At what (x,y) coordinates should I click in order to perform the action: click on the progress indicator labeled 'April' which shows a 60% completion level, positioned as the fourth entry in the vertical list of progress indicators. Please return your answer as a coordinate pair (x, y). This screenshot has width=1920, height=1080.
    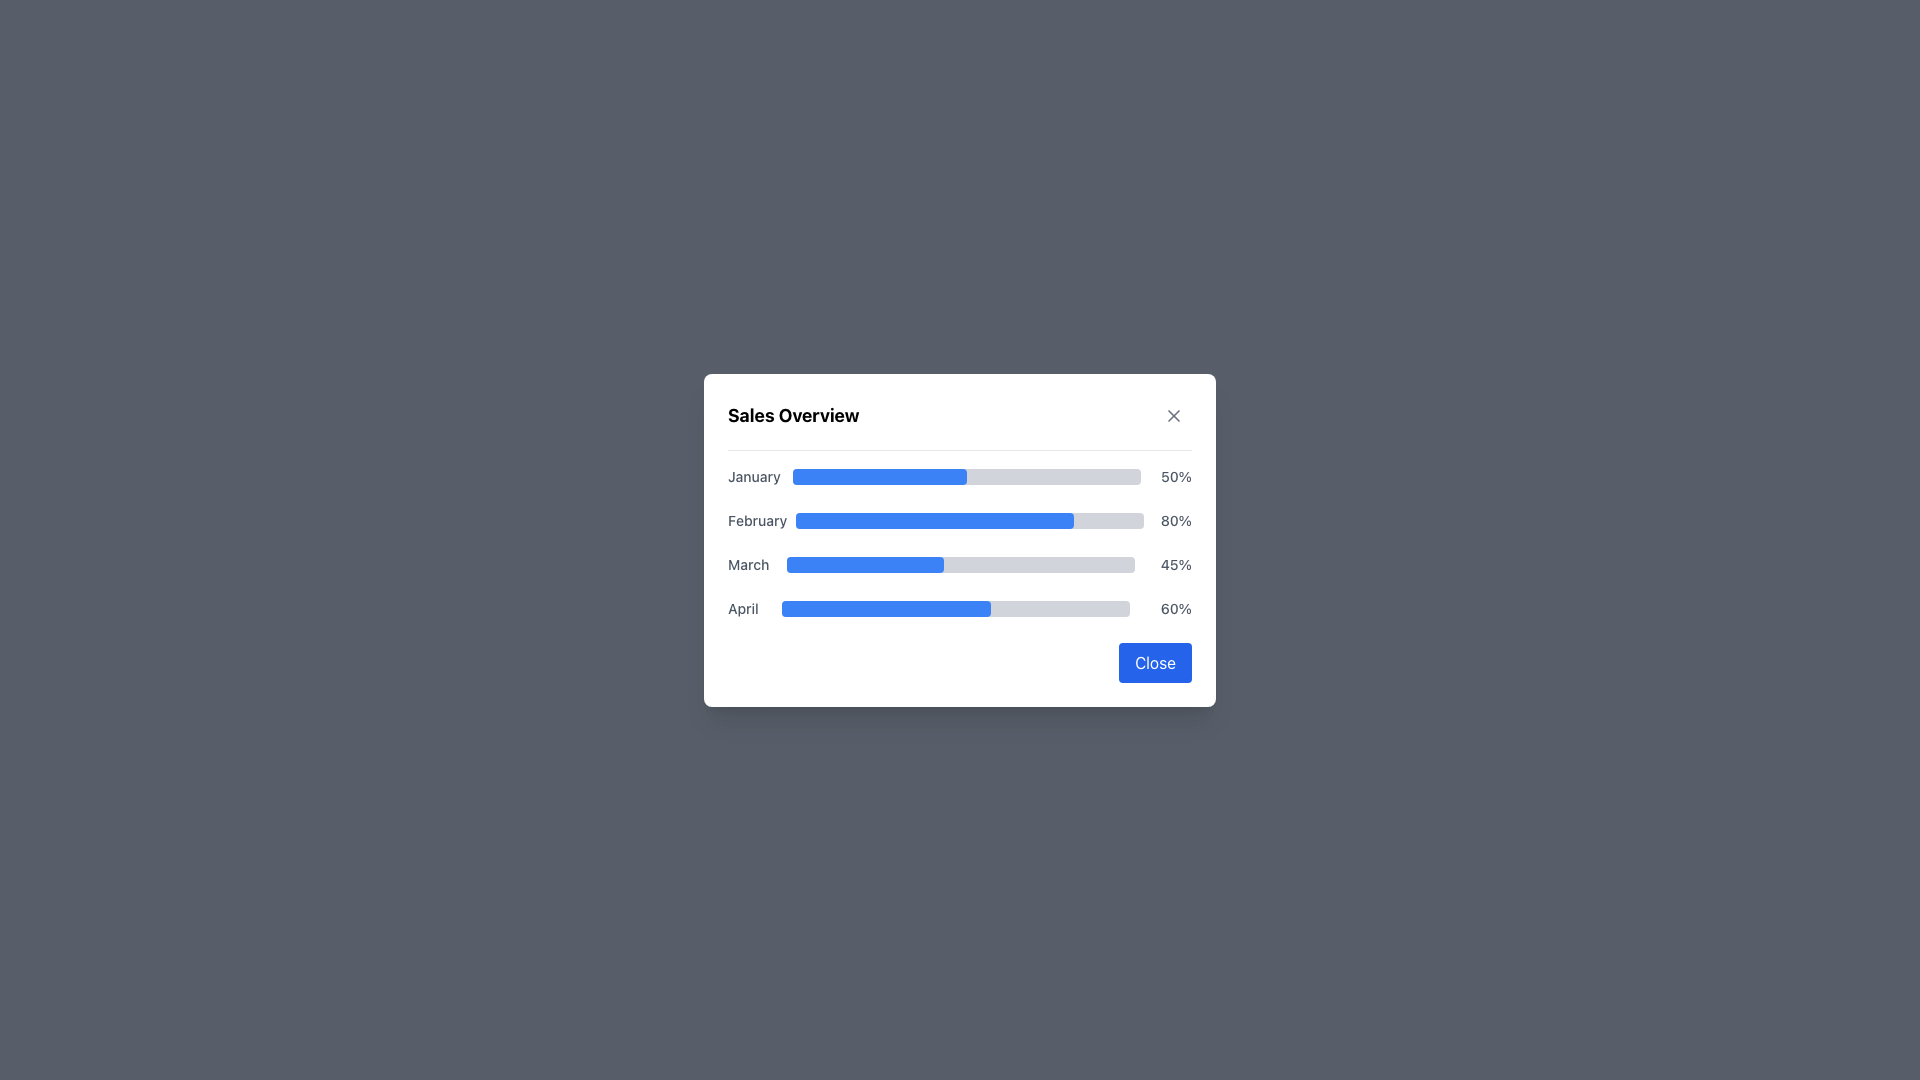
    Looking at the image, I should click on (960, 607).